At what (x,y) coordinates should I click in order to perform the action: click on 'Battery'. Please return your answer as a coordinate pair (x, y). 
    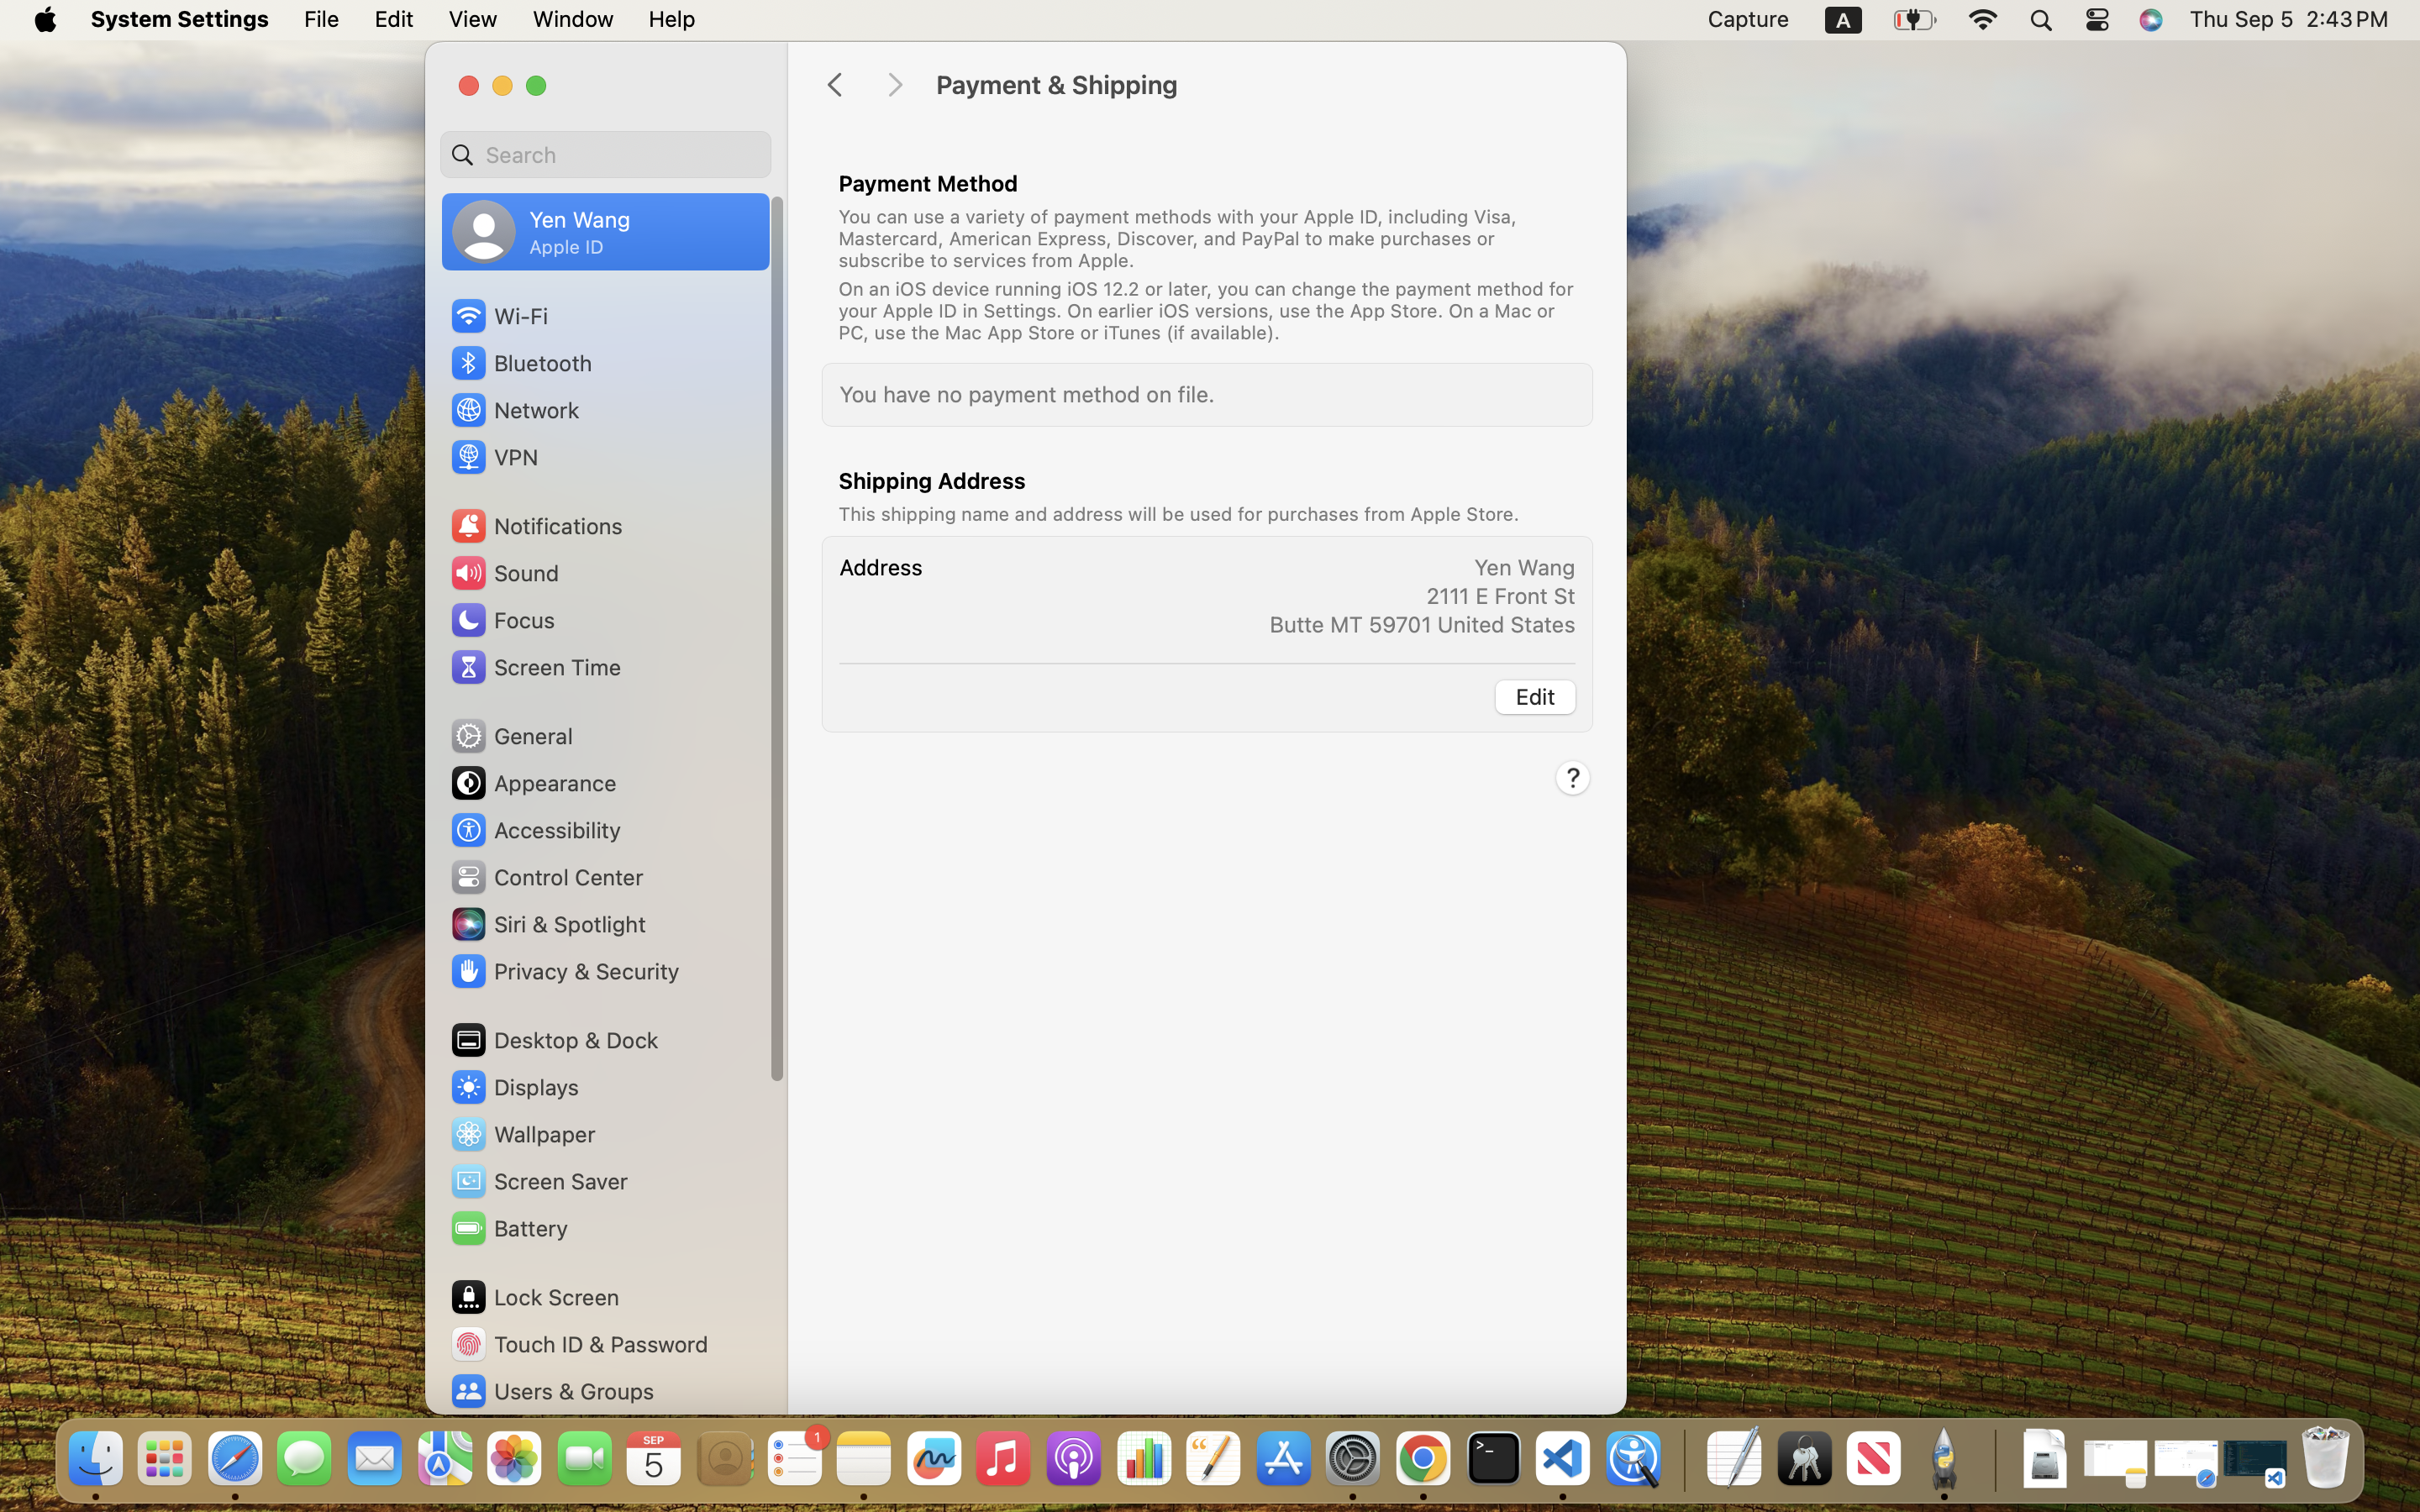
    Looking at the image, I should click on (508, 1226).